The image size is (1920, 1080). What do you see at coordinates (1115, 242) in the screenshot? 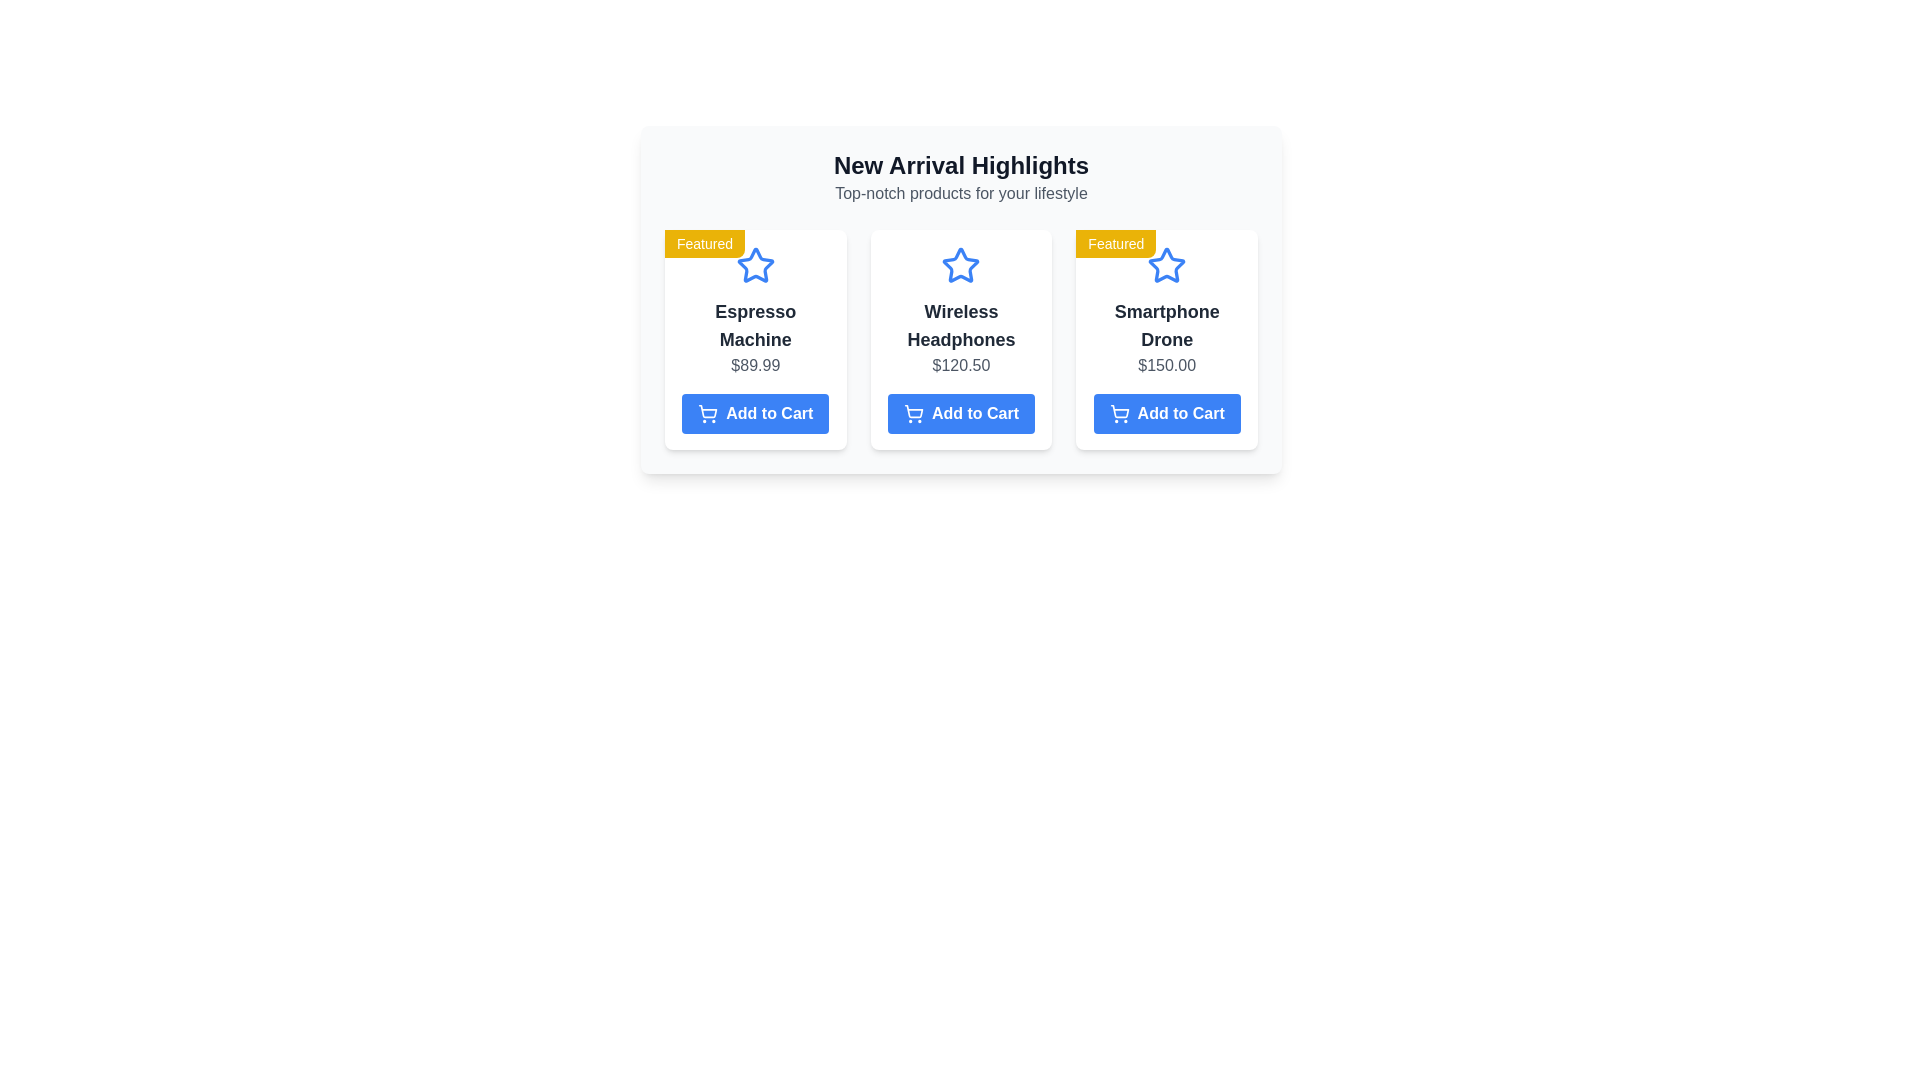
I see `the 'Featured' label, which is a yellow tag with white text, positioned at the top-left corner of the 'Smartphone Drone' item card` at bounding box center [1115, 242].